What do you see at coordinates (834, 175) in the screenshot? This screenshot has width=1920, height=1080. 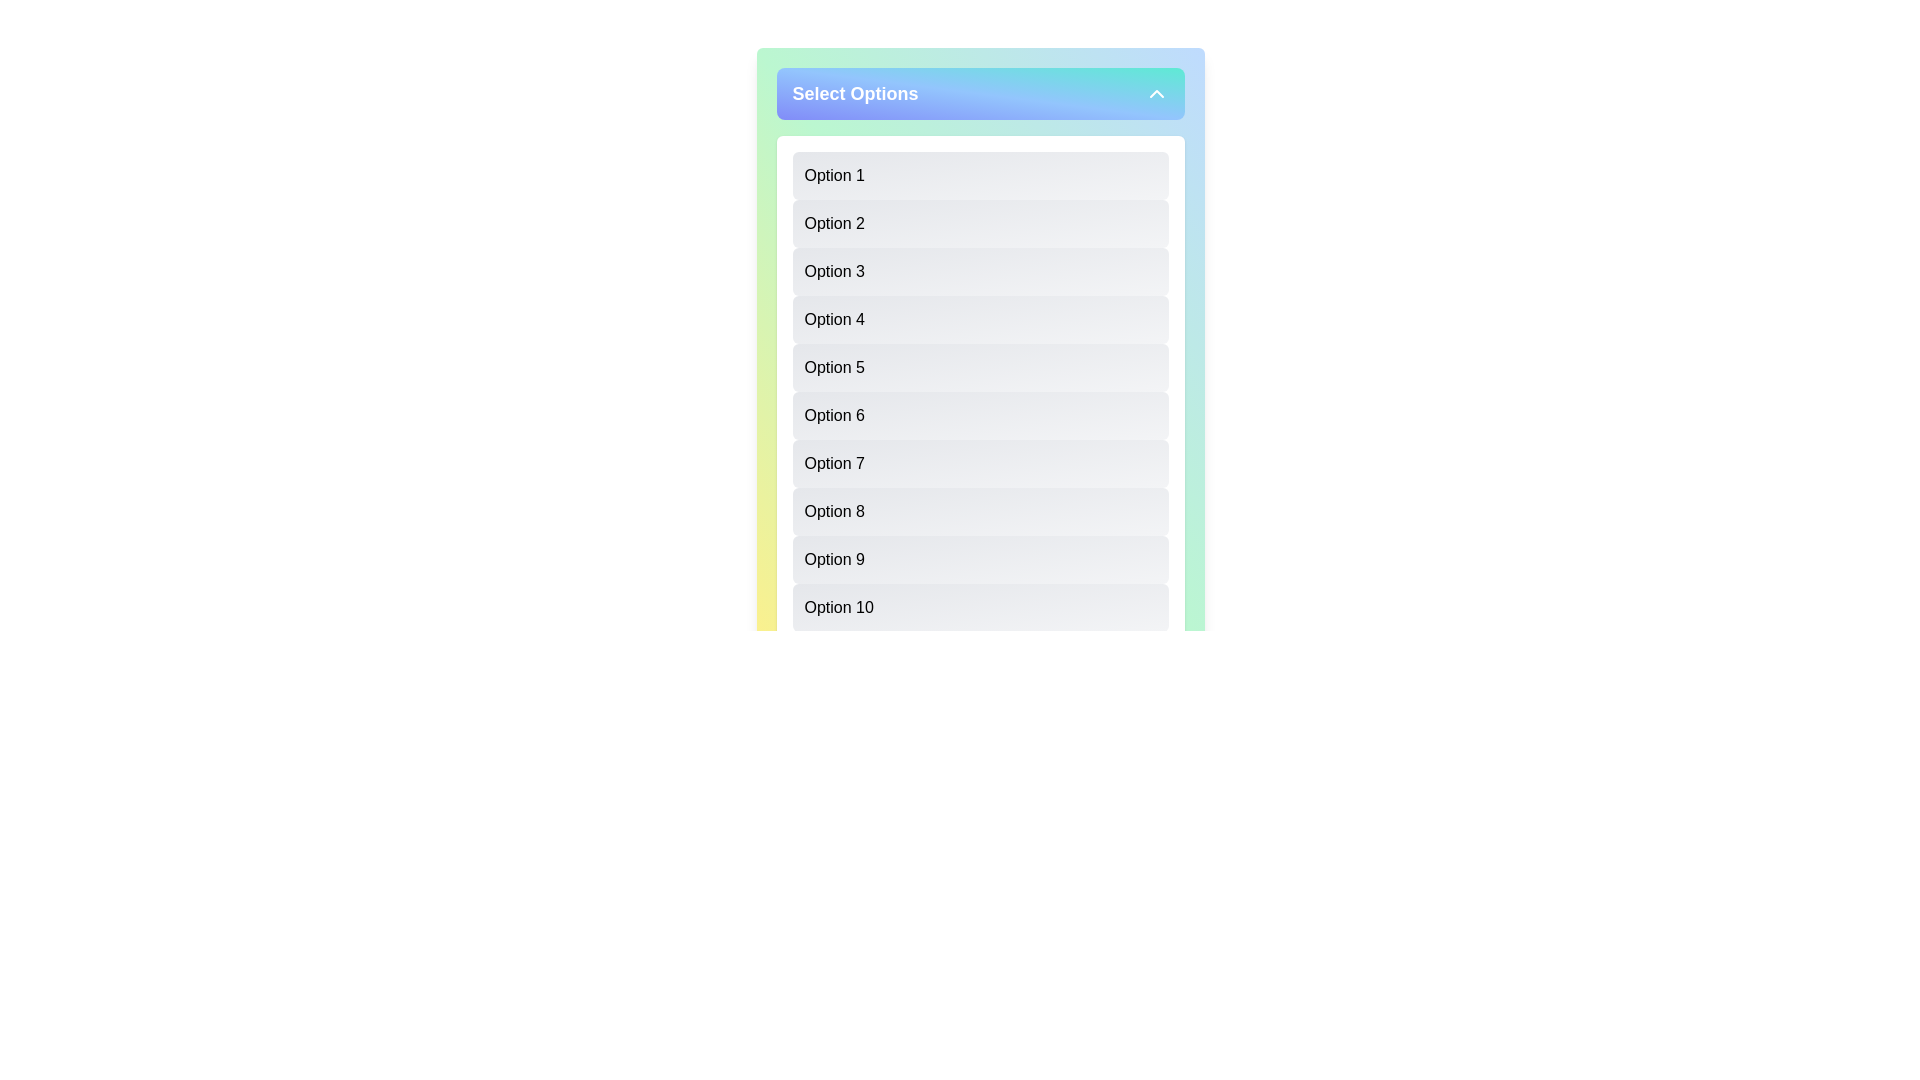 I see `the text content of the topmost option labeled 'Option 1' in the dropdown list under 'Select Options'` at bounding box center [834, 175].